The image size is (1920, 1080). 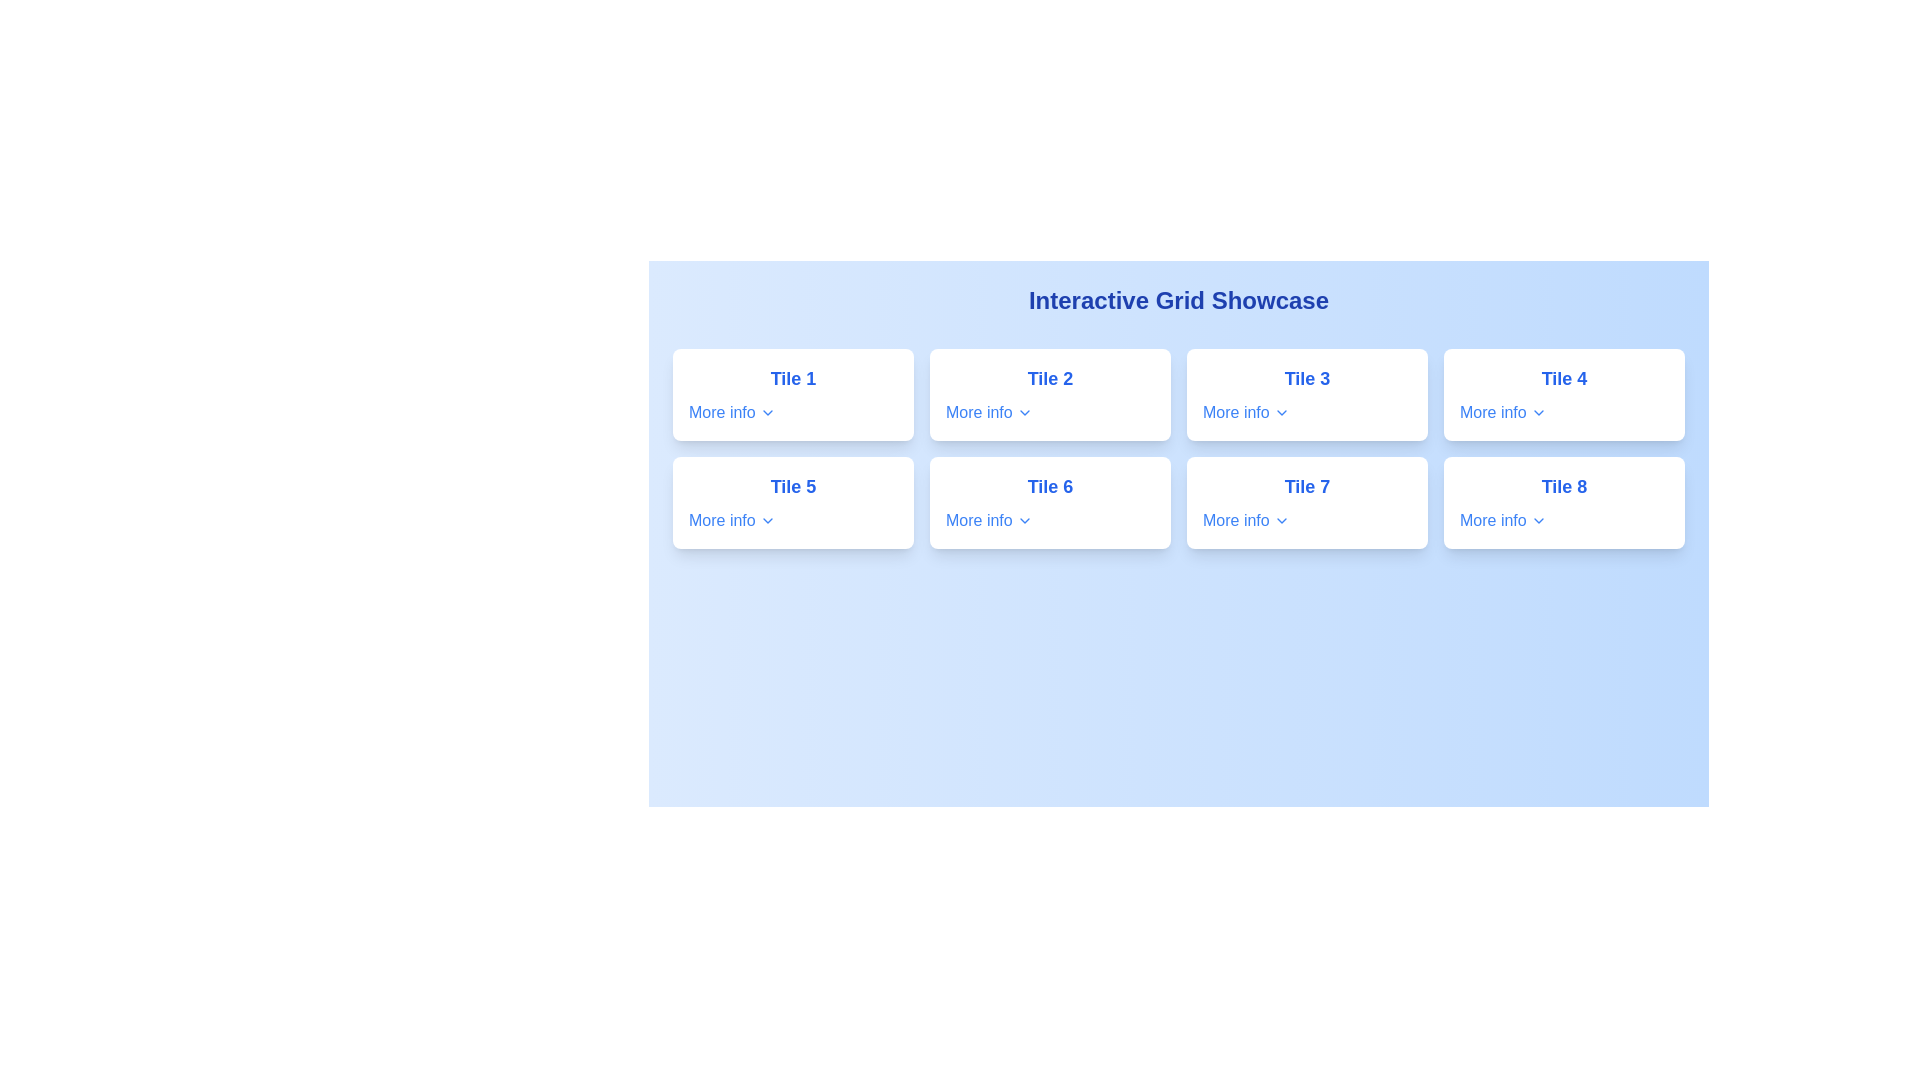 I want to click on the Card with 'Tile 6' and 'More info' text, so click(x=1049, y=501).